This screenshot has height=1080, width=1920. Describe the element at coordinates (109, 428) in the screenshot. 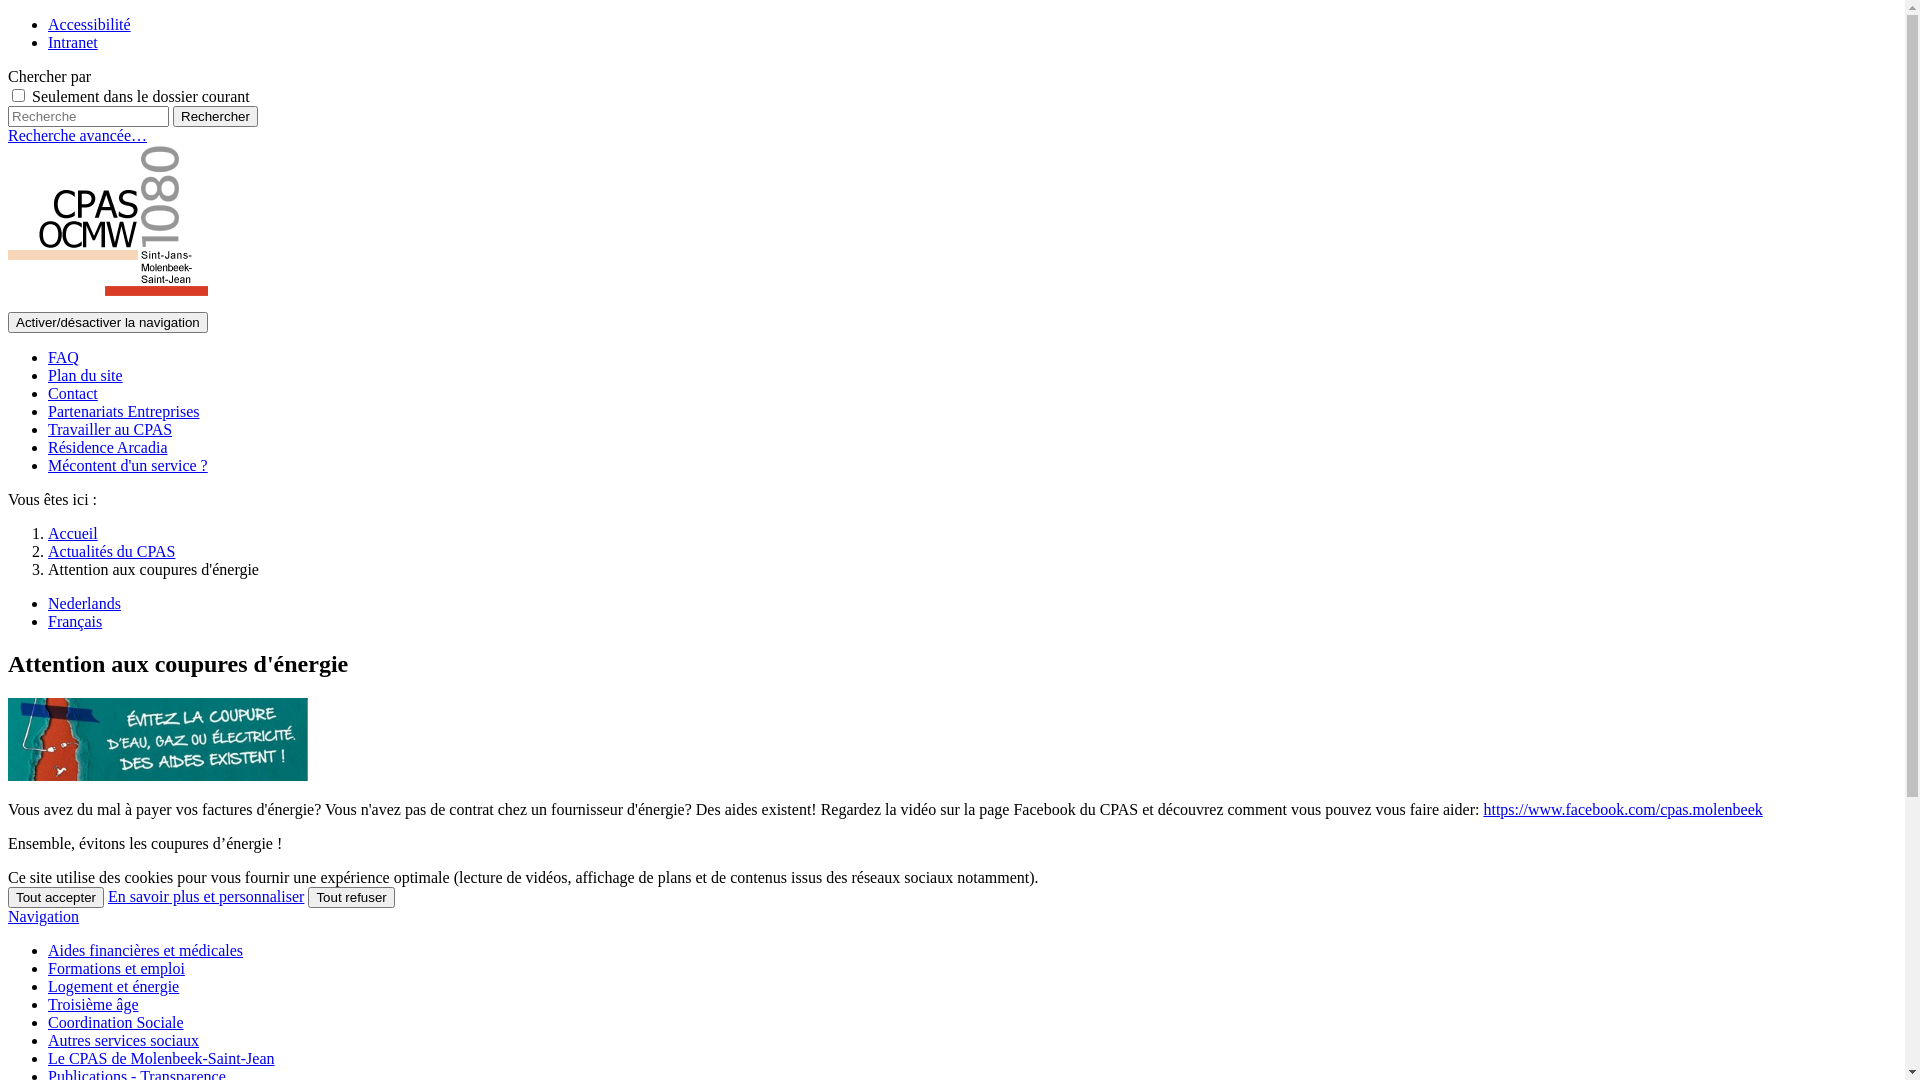

I see `'Travailler au CPAS'` at that location.